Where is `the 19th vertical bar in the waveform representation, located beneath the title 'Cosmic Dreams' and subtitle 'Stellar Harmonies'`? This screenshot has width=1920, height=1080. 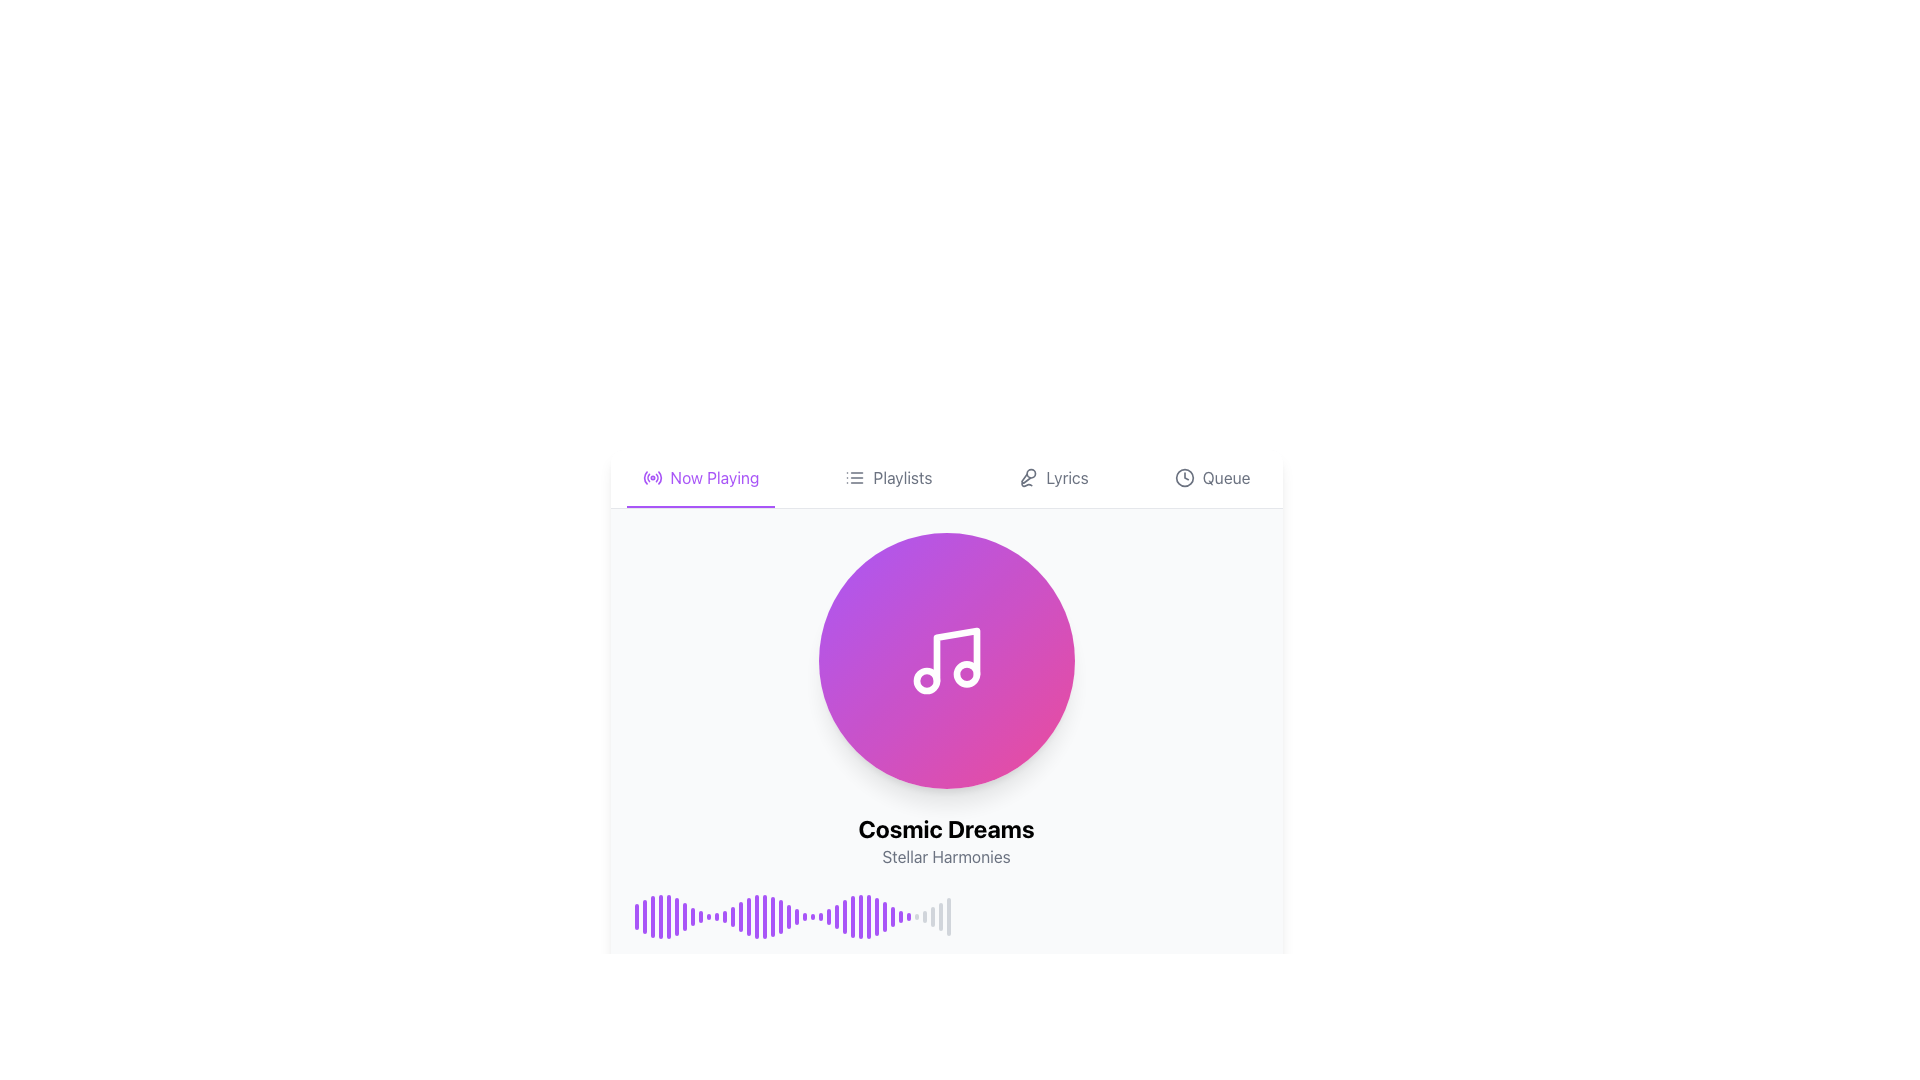
the 19th vertical bar in the waveform representation, located beneath the title 'Cosmic Dreams' and subtitle 'Stellar Harmonies' is located at coordinates (779, 917).